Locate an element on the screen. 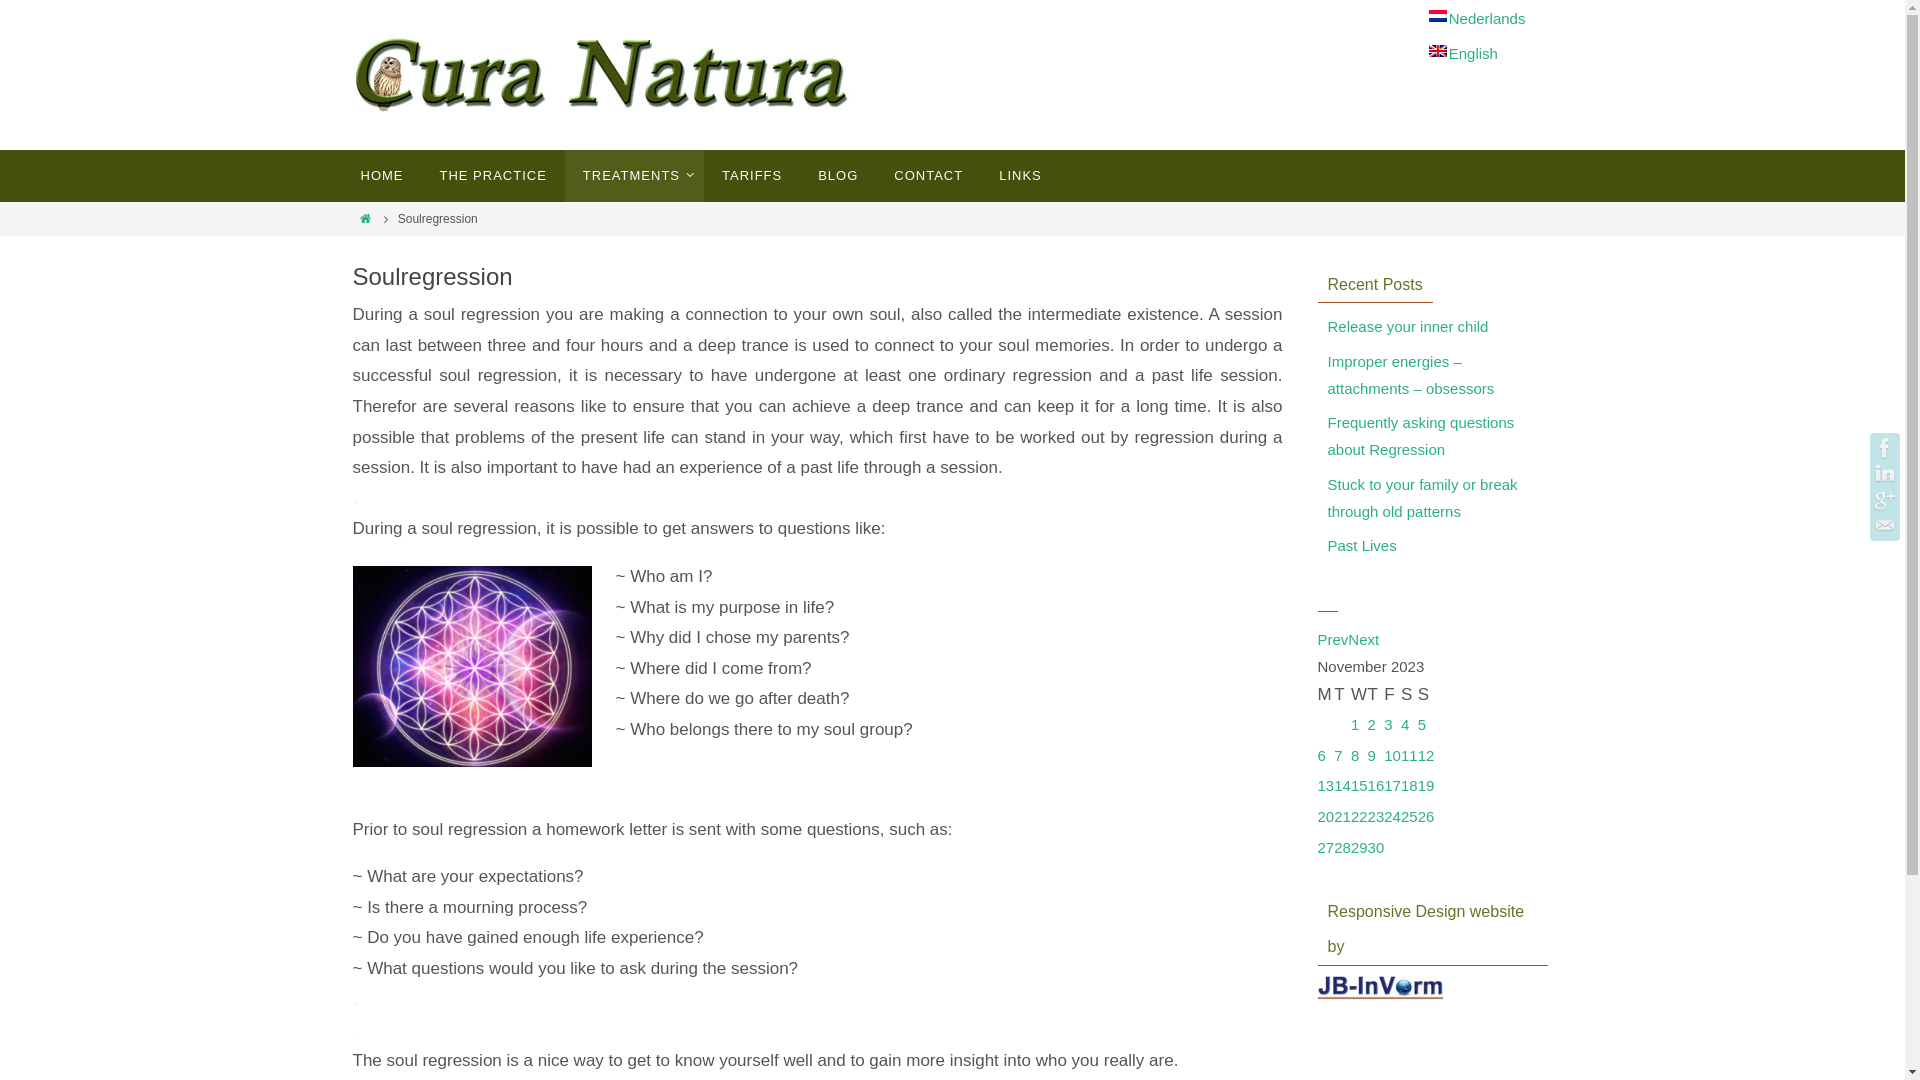 This screenshot has width=1920, height=1080. '1' is located at coordinates (1354, 725).